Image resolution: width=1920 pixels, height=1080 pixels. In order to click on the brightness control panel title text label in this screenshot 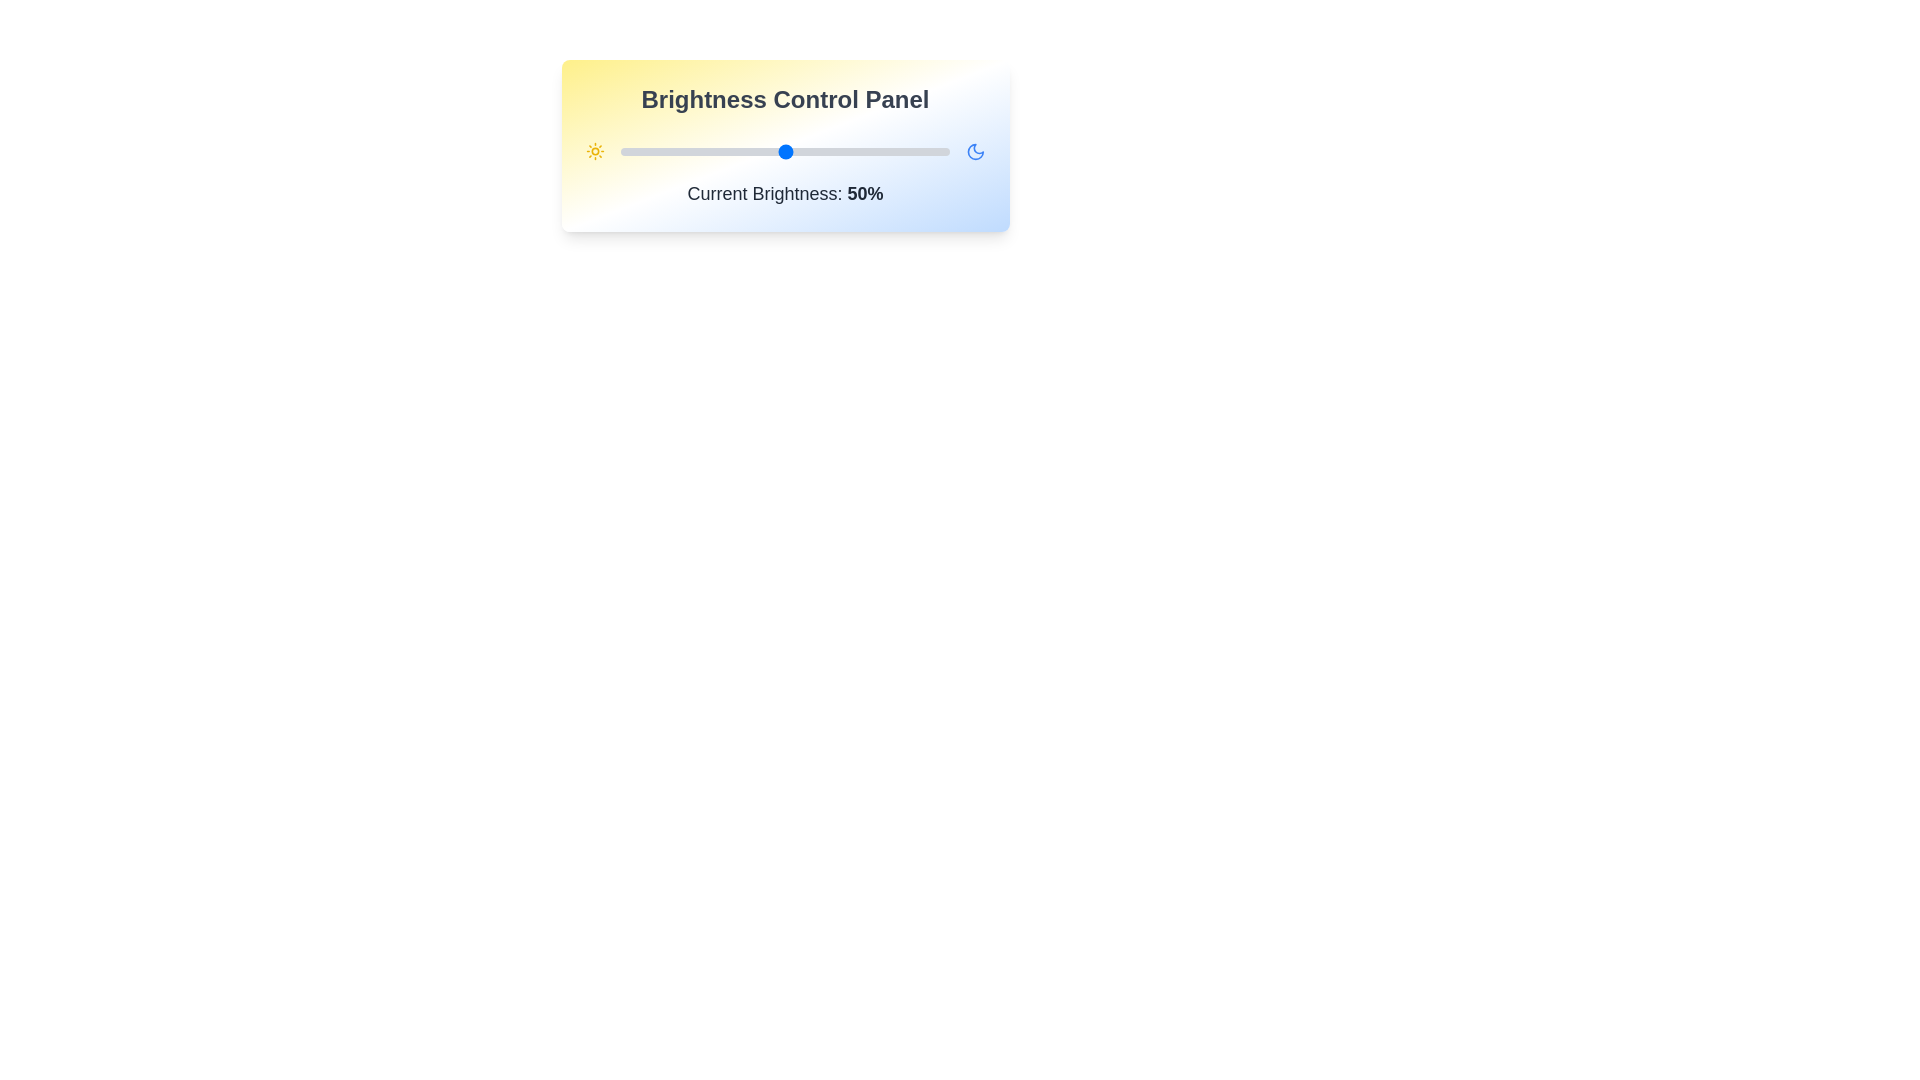, I will do `click(784, 100)`.